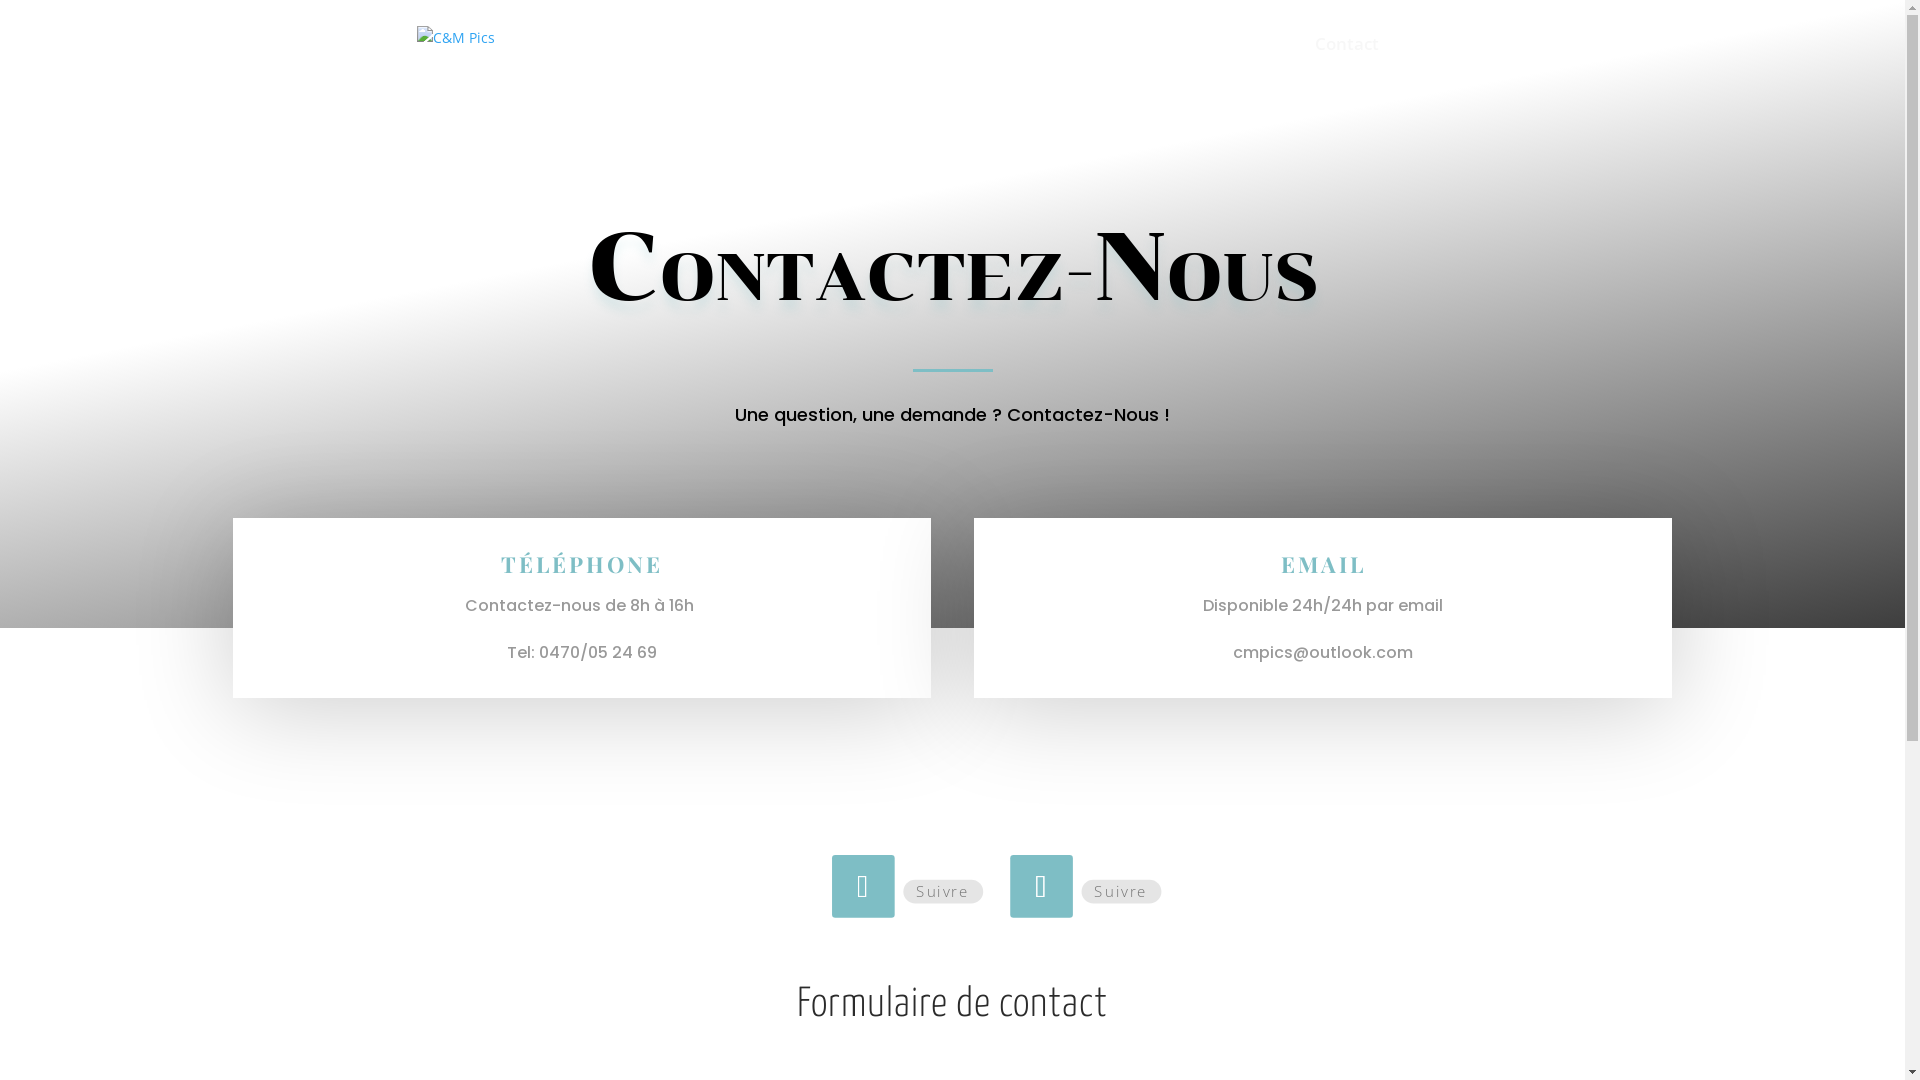 The height and width of the screenshot is (1080, 1920). I want to click on 'Accueil', so click(1162, 61).